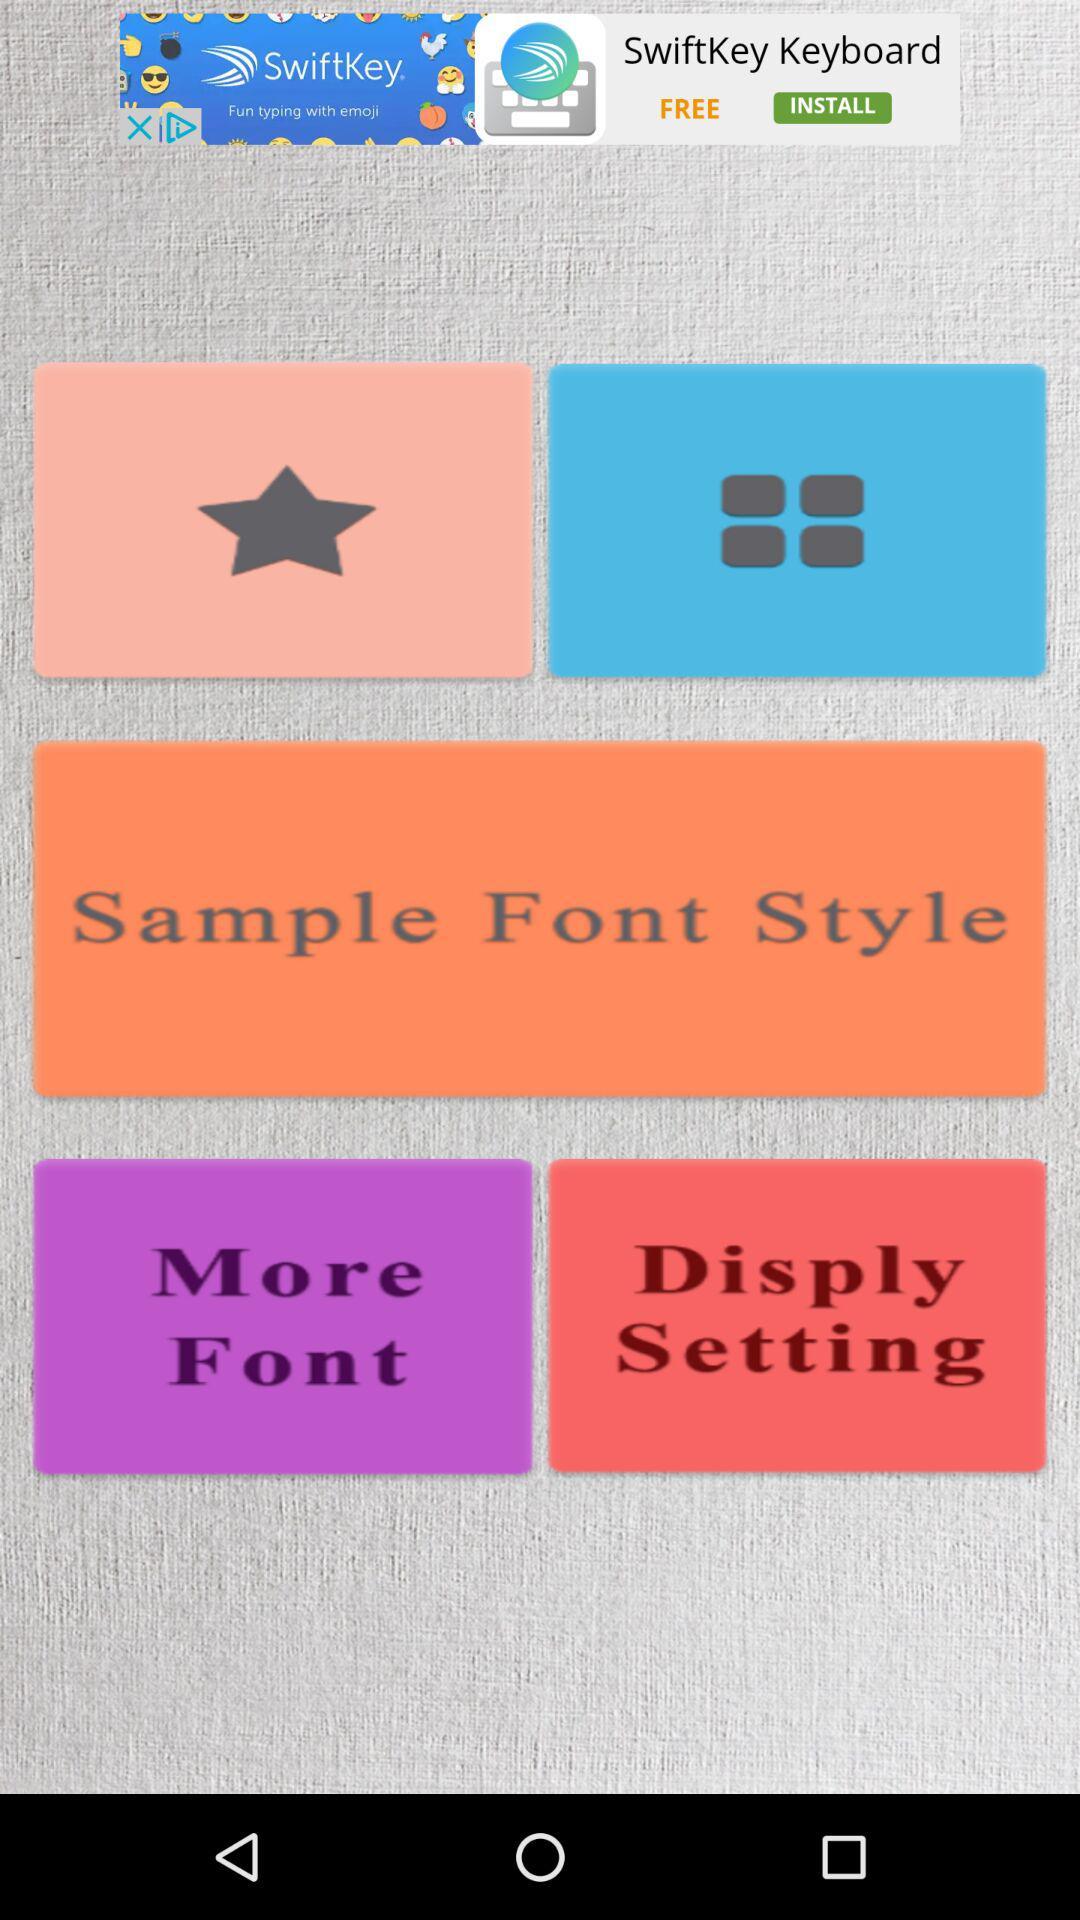  What do you see at coordinates (540, 922) in the screenshot?
I see `font styles` at bounding box center [540, 922].